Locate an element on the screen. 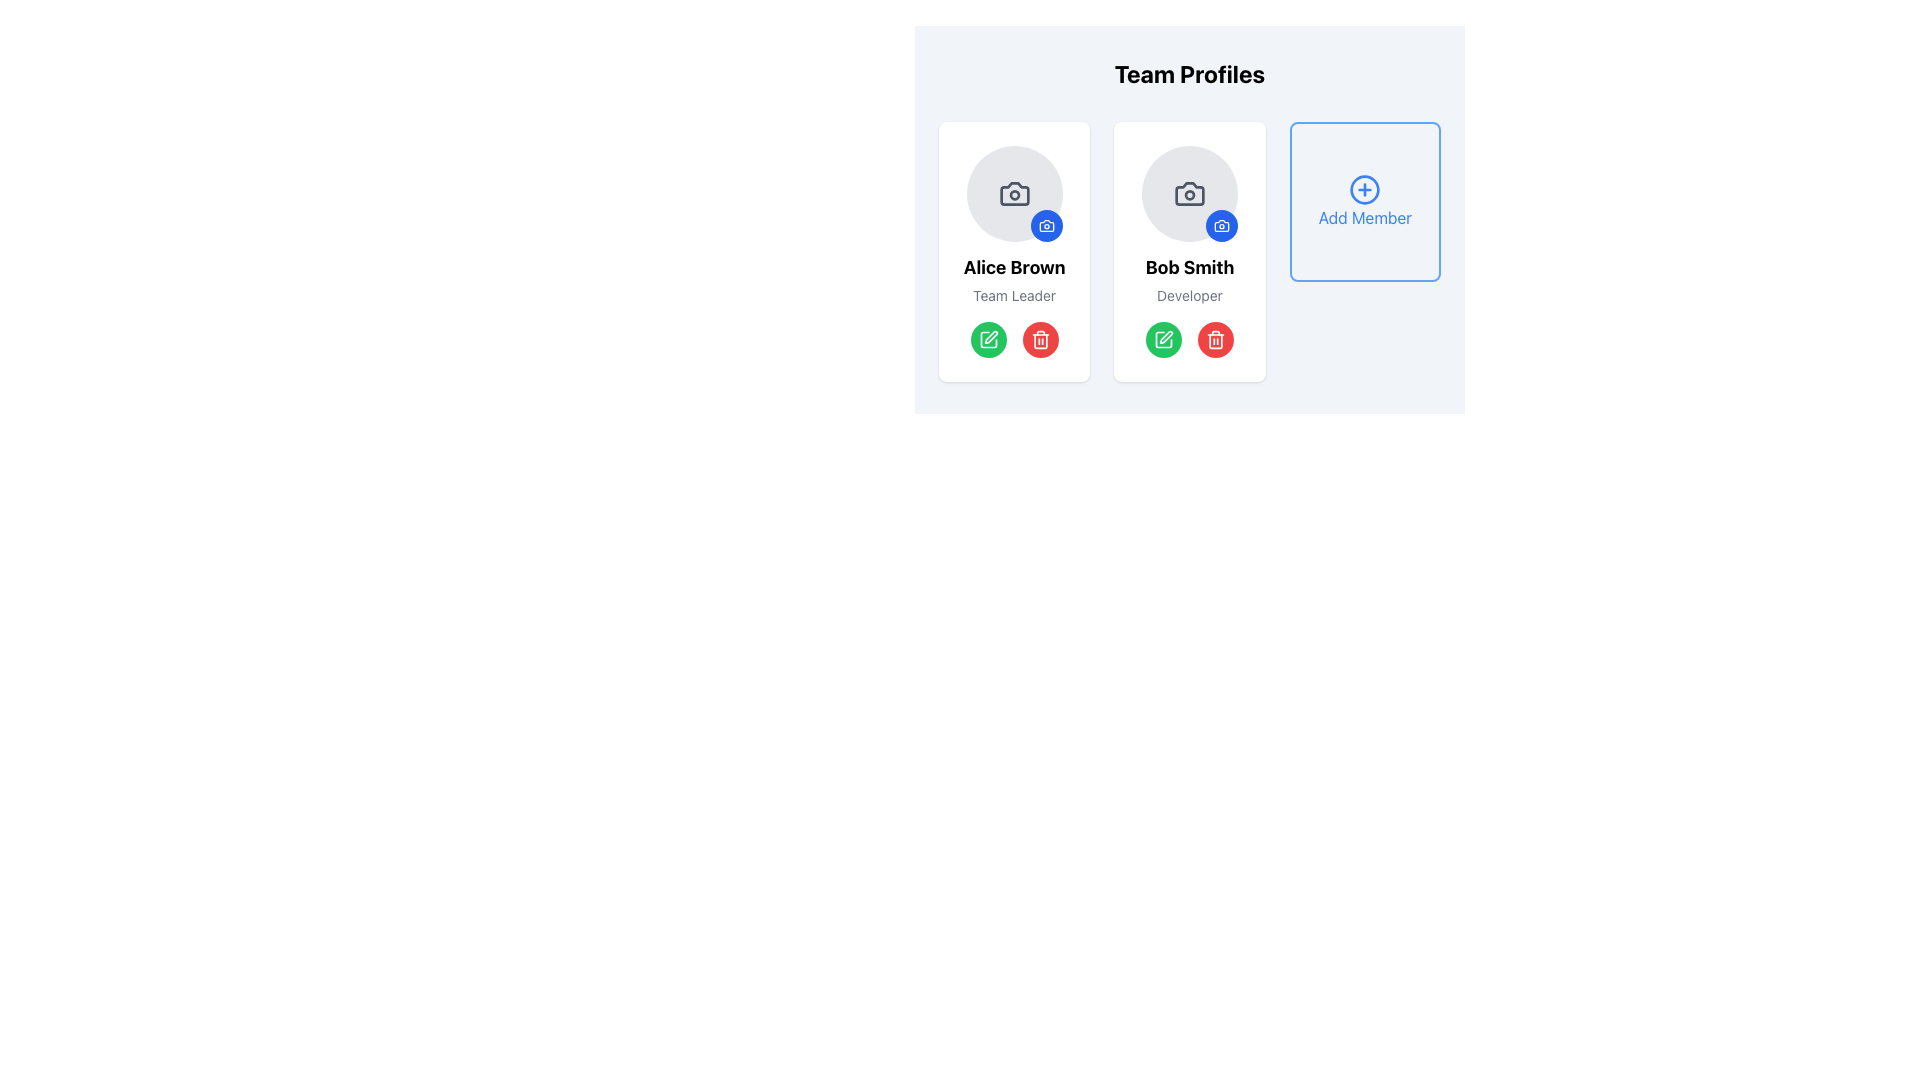 The width and height of the screenshot is (1920, 1080). the blue circular icon with a white center and a blue plus sign in the middle, which is part of the 'Add Member' button located on the right side of the interface is located at coordinates (1364, 189).